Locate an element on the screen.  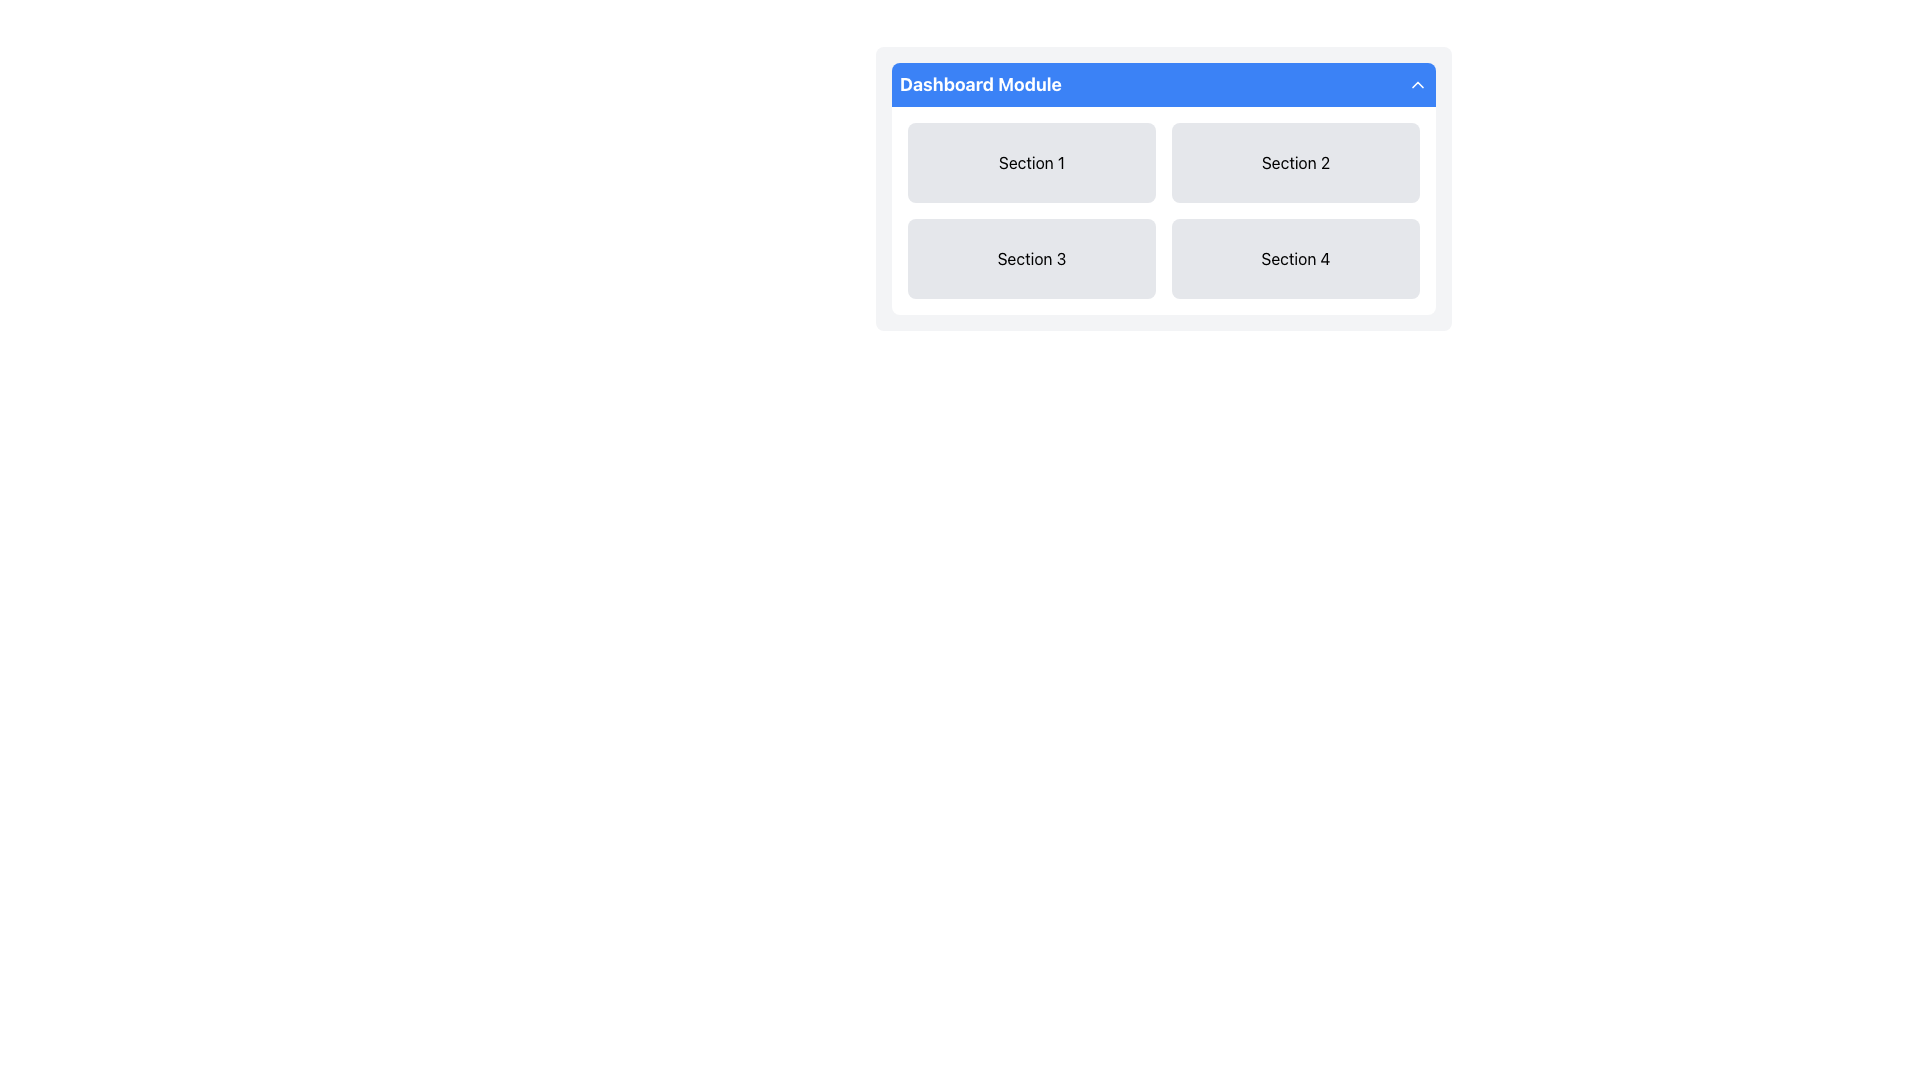
the 'Section 4' grid cell, which is a rectangular section with rounded corners and a light gray background is located at coordinates (1296, 257).